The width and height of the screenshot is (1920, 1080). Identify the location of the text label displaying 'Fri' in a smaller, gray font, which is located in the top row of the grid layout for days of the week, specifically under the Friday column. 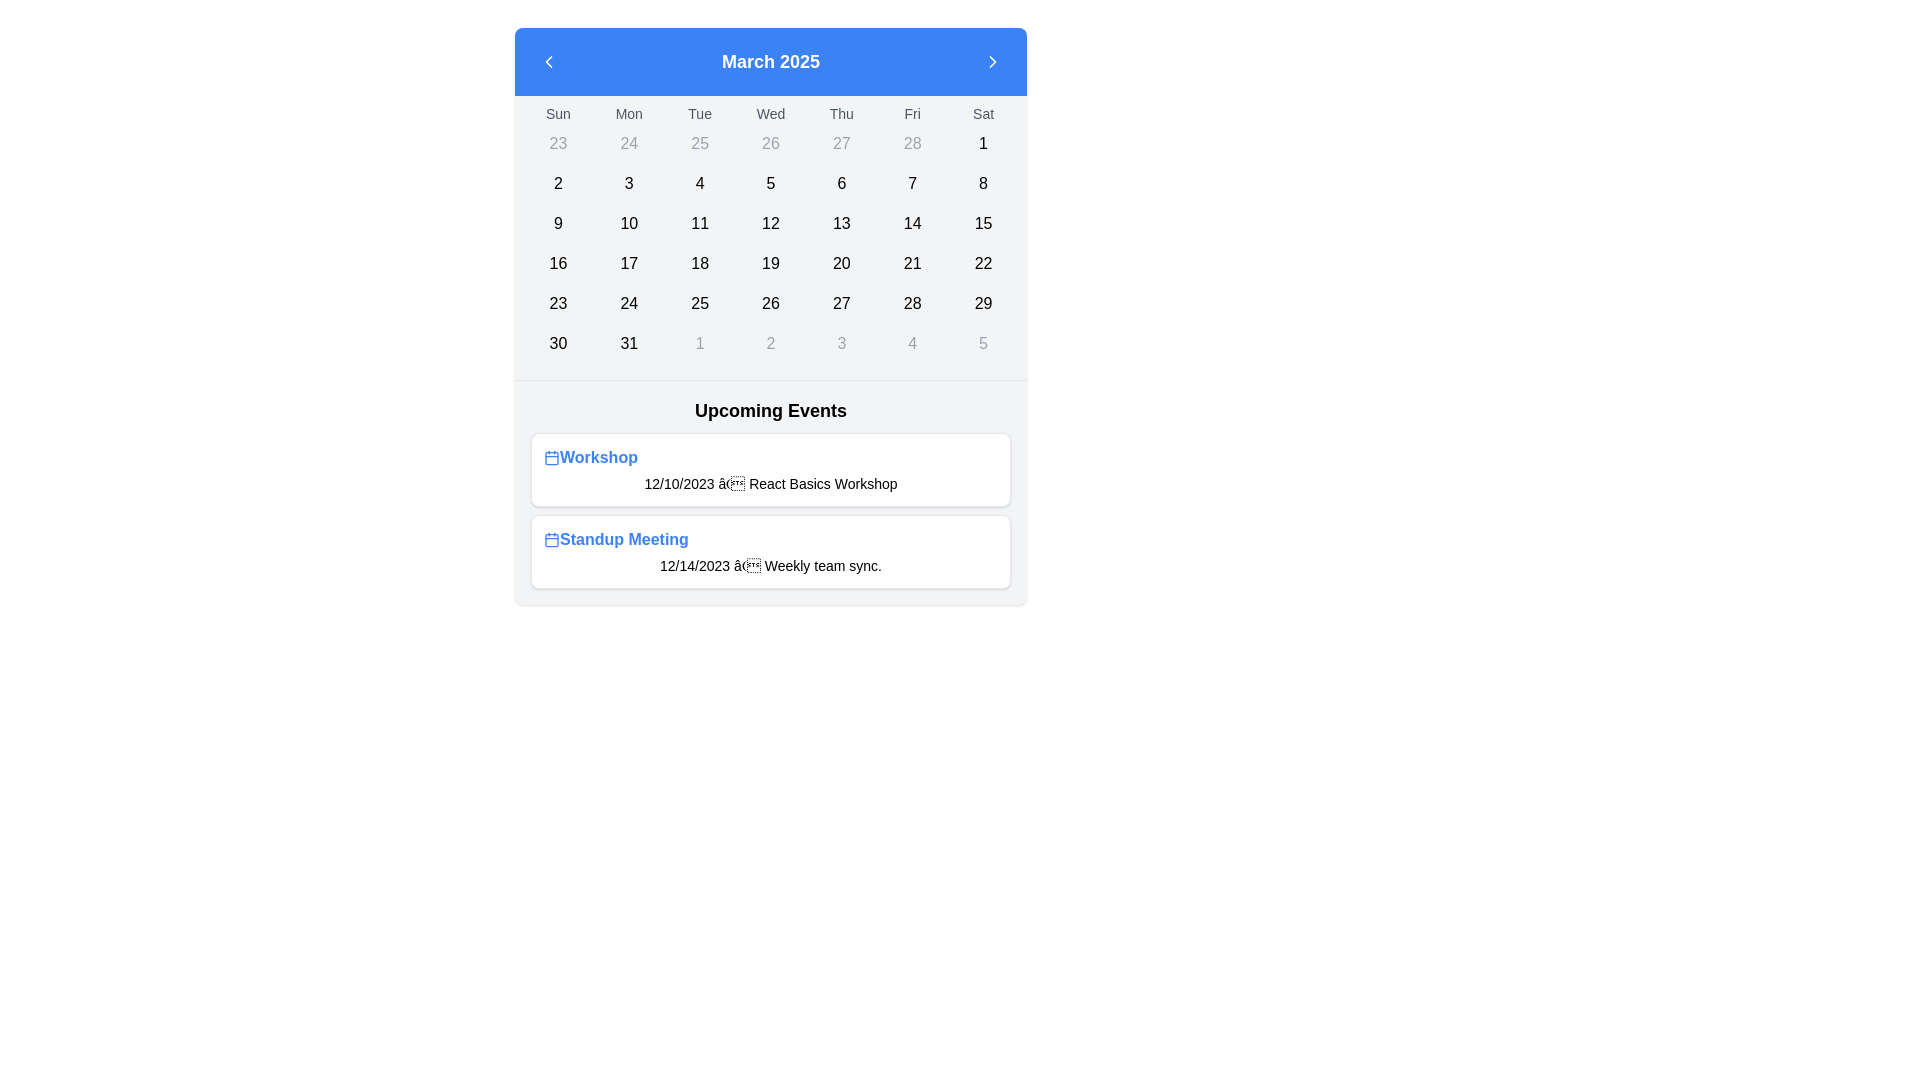
(911, 114).